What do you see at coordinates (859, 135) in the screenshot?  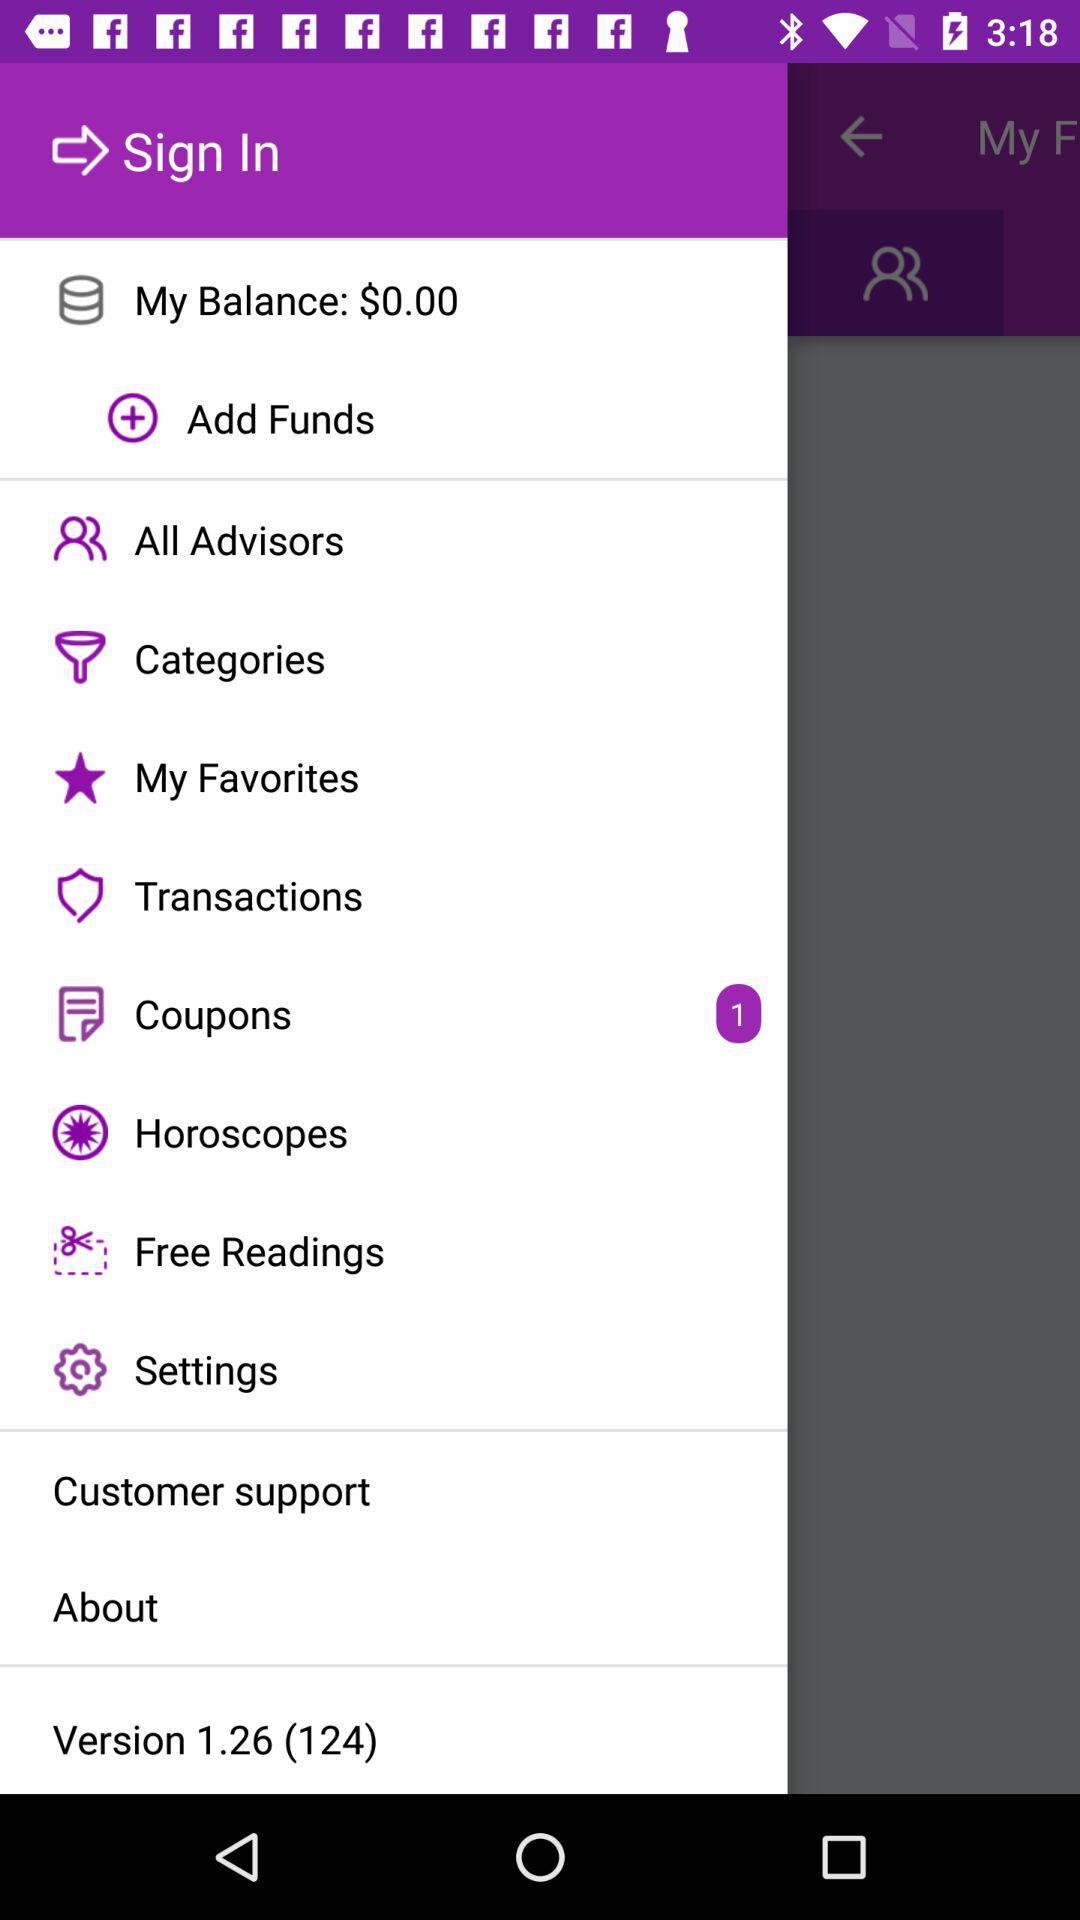 I see `icon to the right of sign in item` at bounding box center [859, 135].